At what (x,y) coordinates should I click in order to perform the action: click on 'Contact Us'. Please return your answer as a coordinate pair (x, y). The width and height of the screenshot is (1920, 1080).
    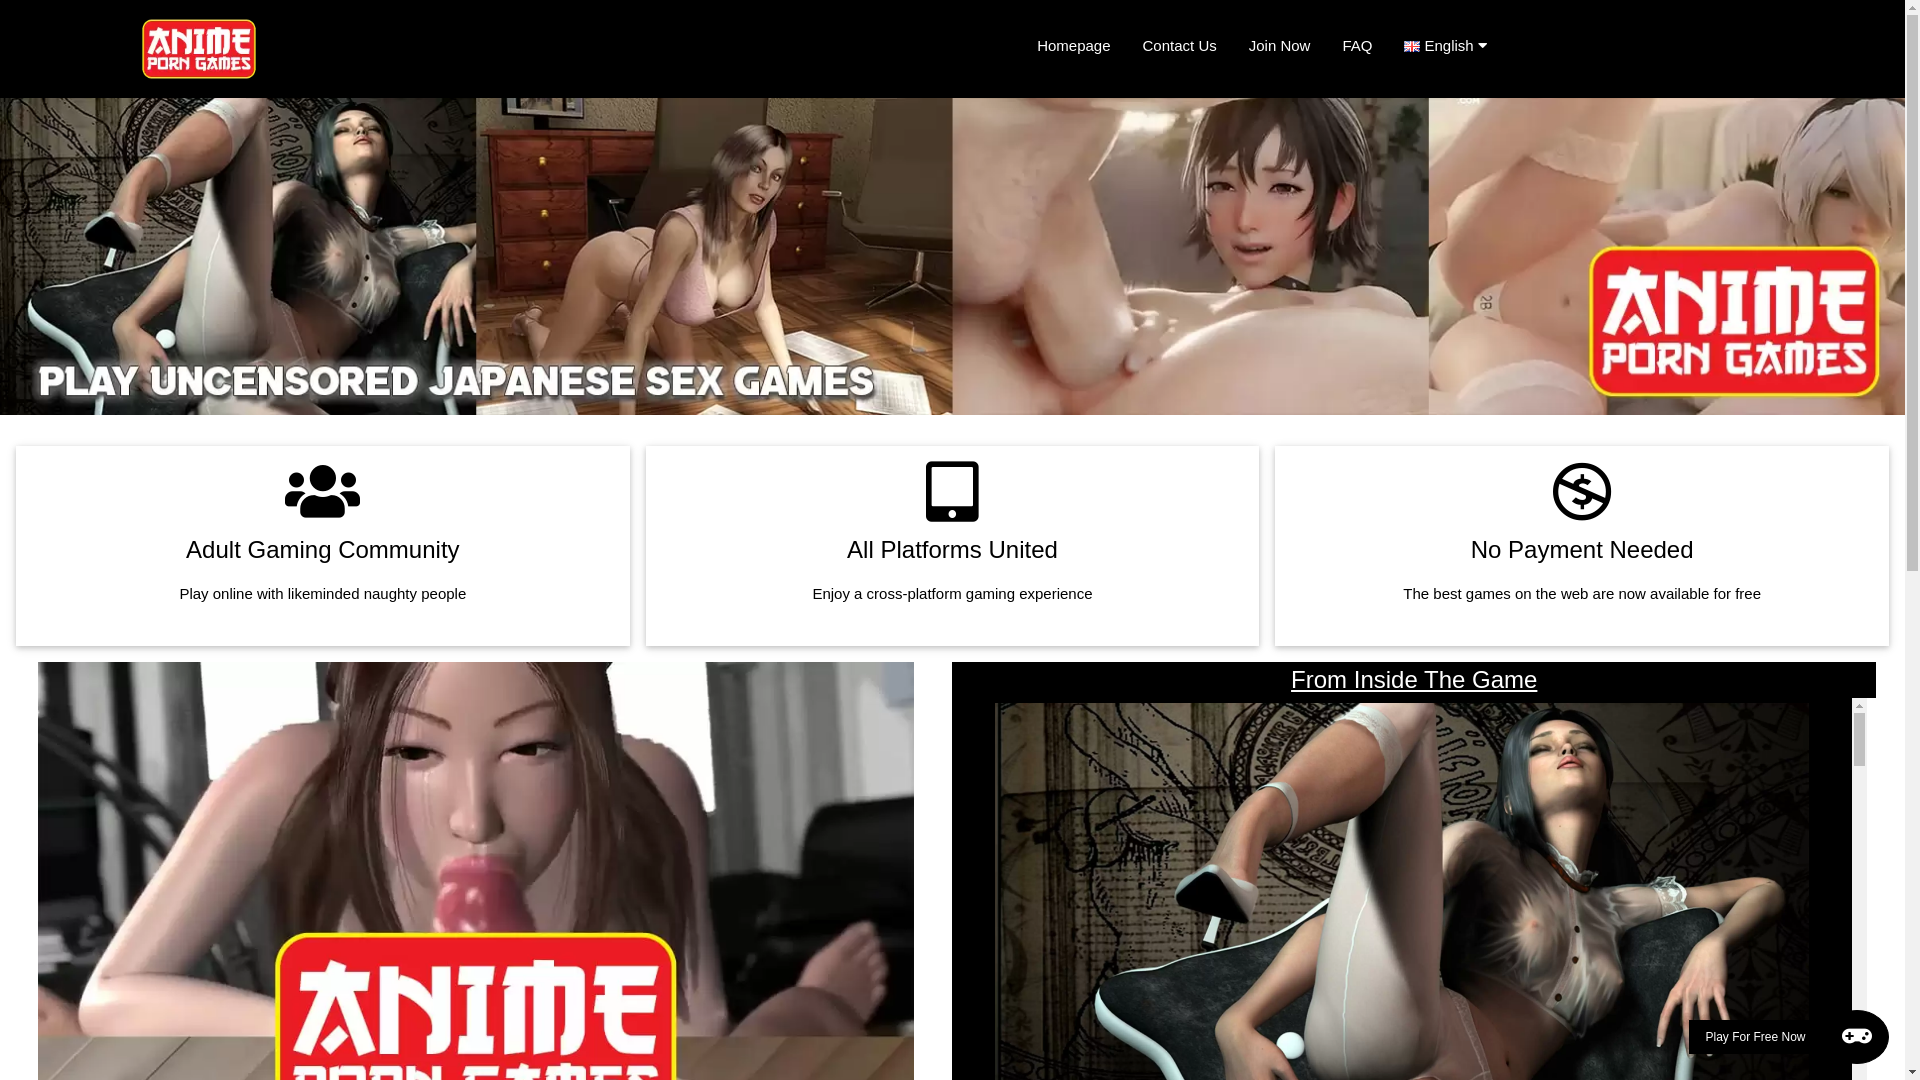
    Looking at the image, I should click on (1180, 45).